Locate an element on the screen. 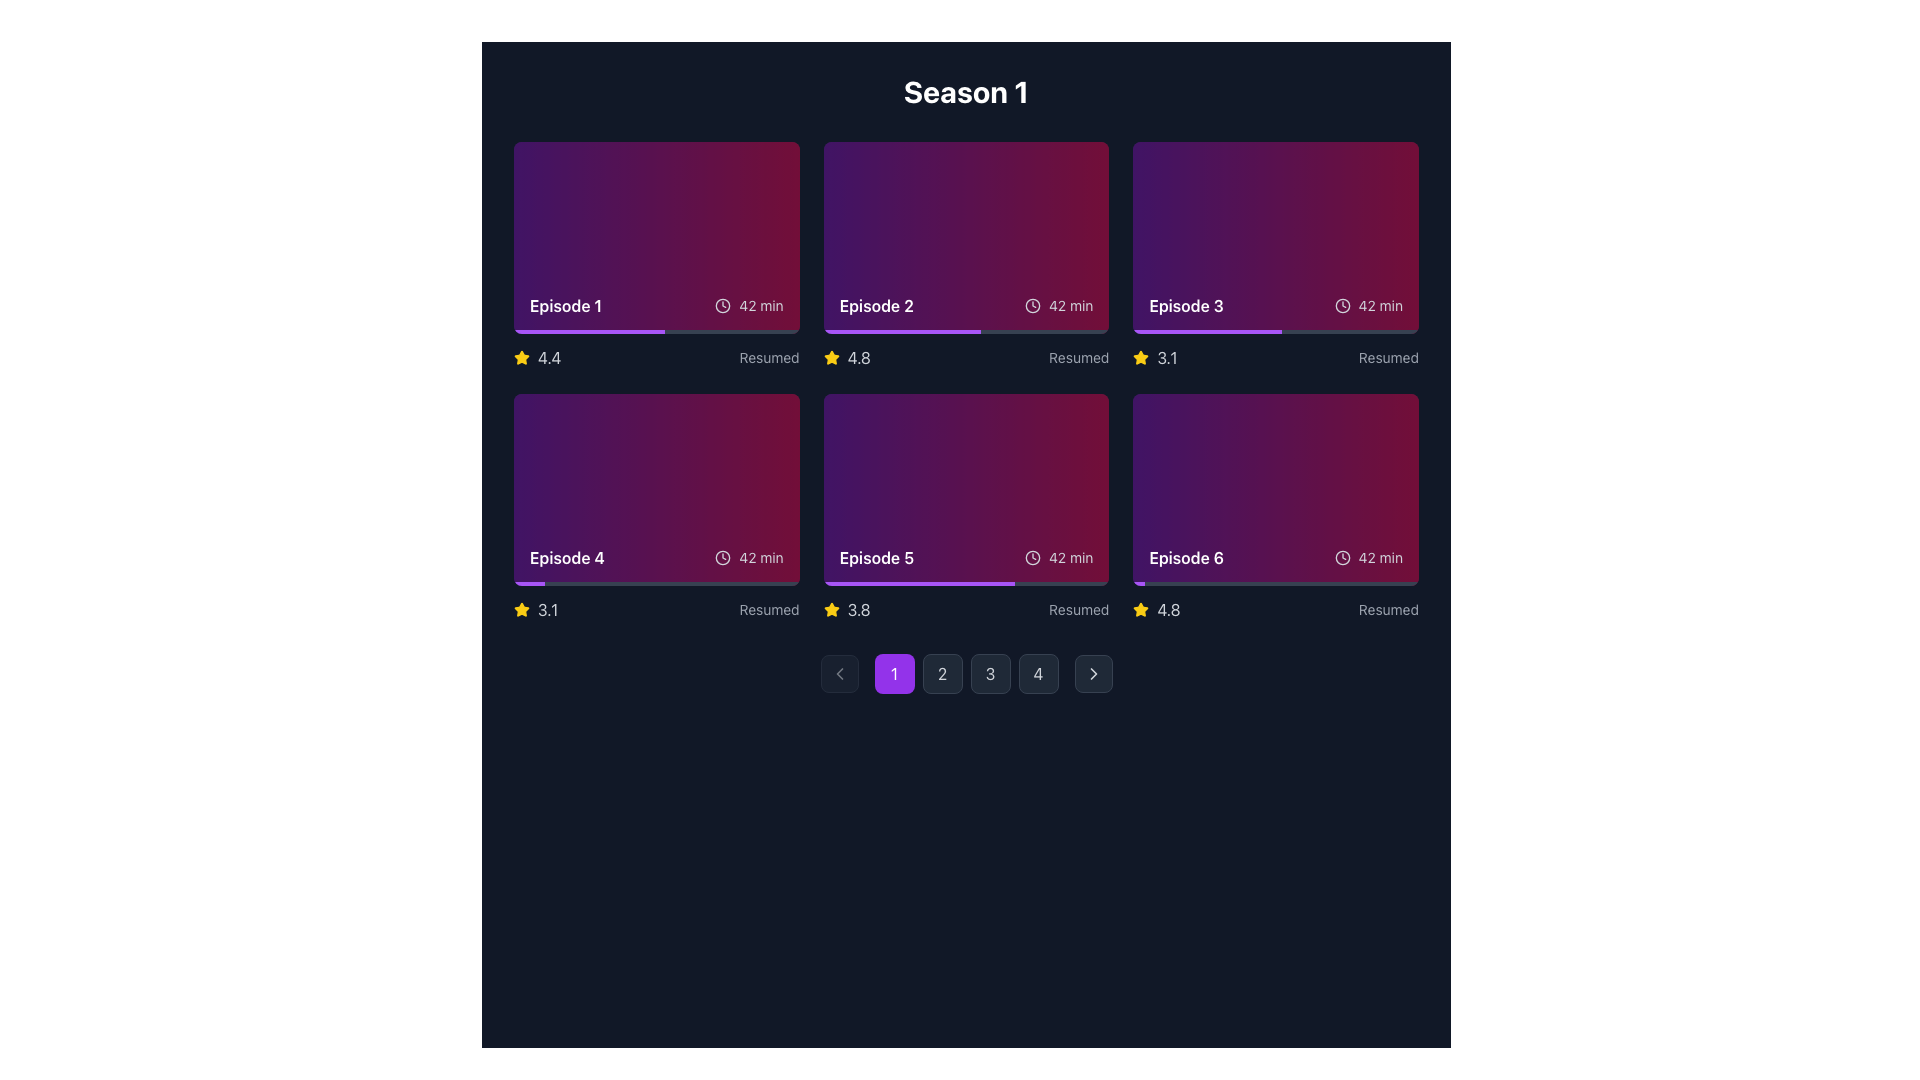 This screenshot has height=1080, width=1920. the clock icon with a circular outline and clock hands, located in the Episode 3 card, second row, third column, next to the '42 min' text is located at coordinates (1342, 305).